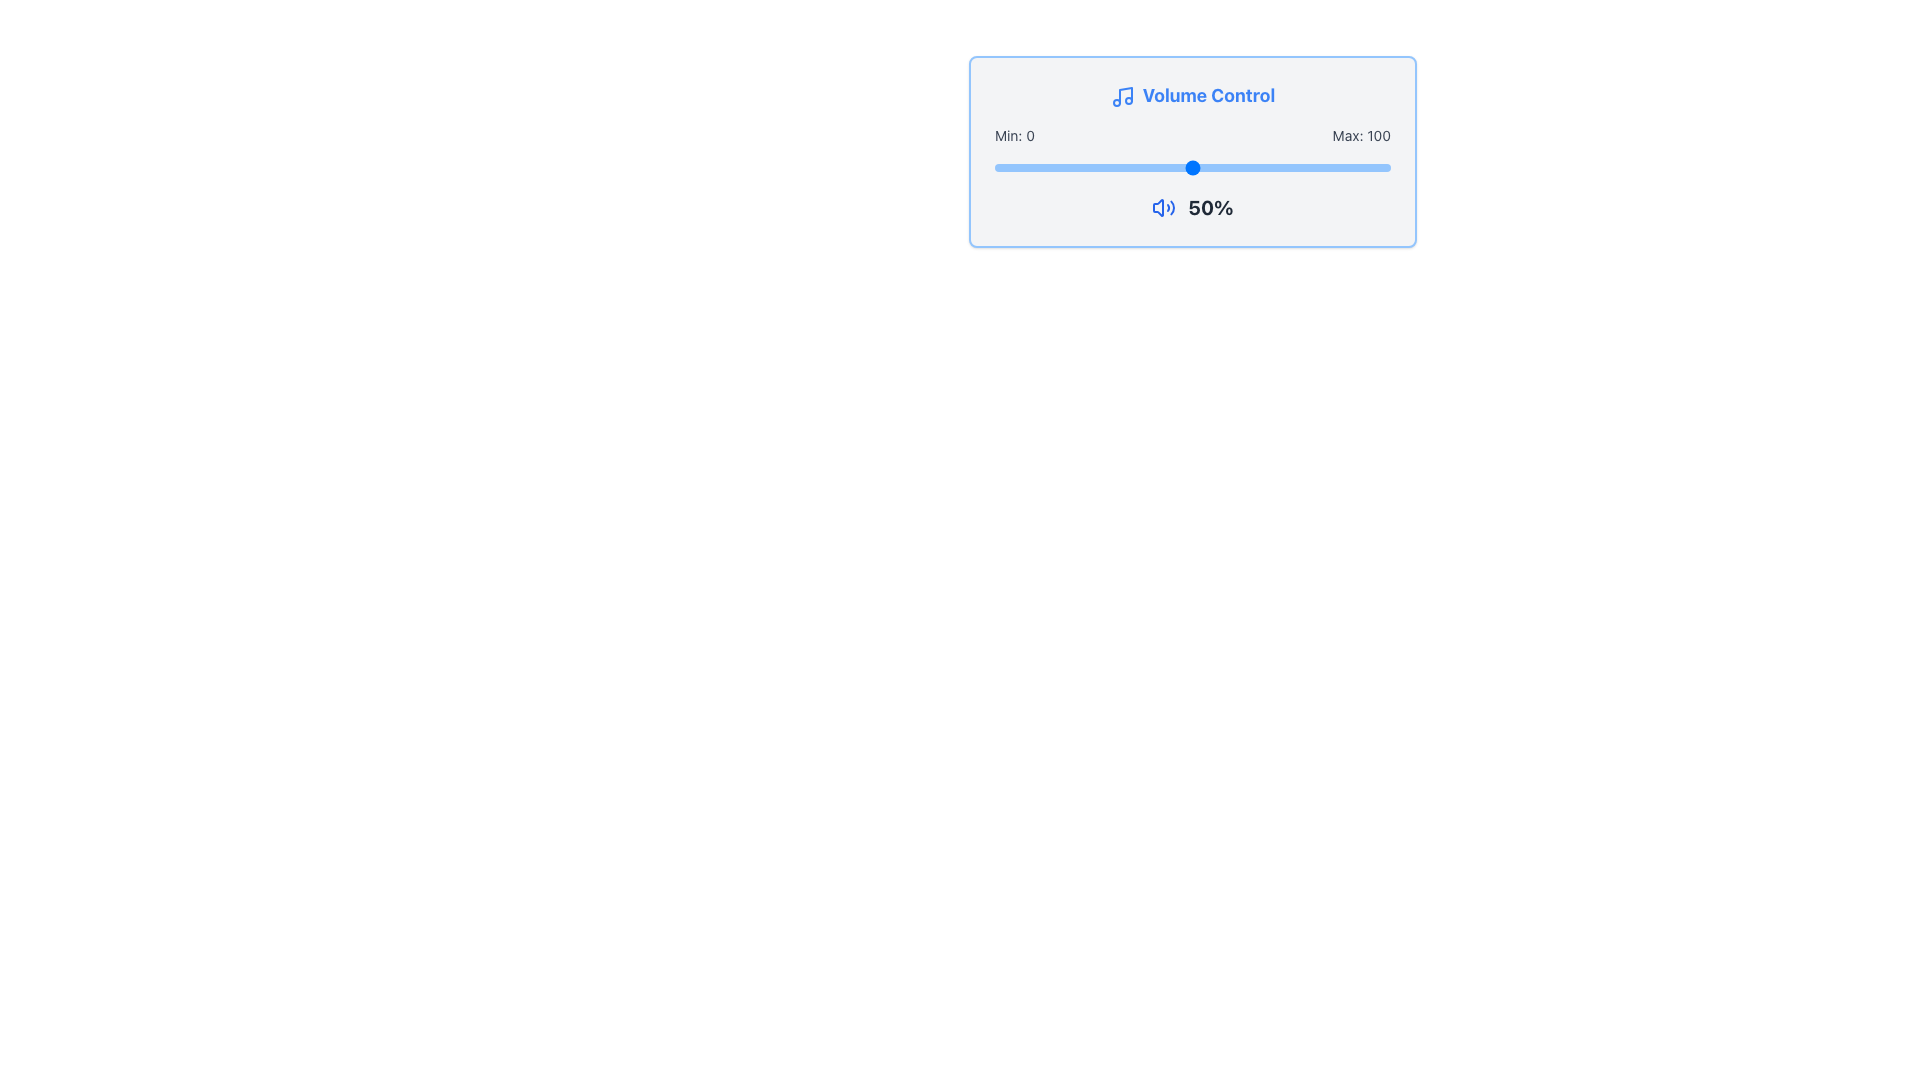 This screenshot has width=1920, height=1080. What do you see at coordinates (1360, 135) in the screenshot?
I see `the text label that displays the maximum value of the range slider, which is positioned on the right side and aligns with the 'Min: 0' label` at bounding box center [1360, 135].